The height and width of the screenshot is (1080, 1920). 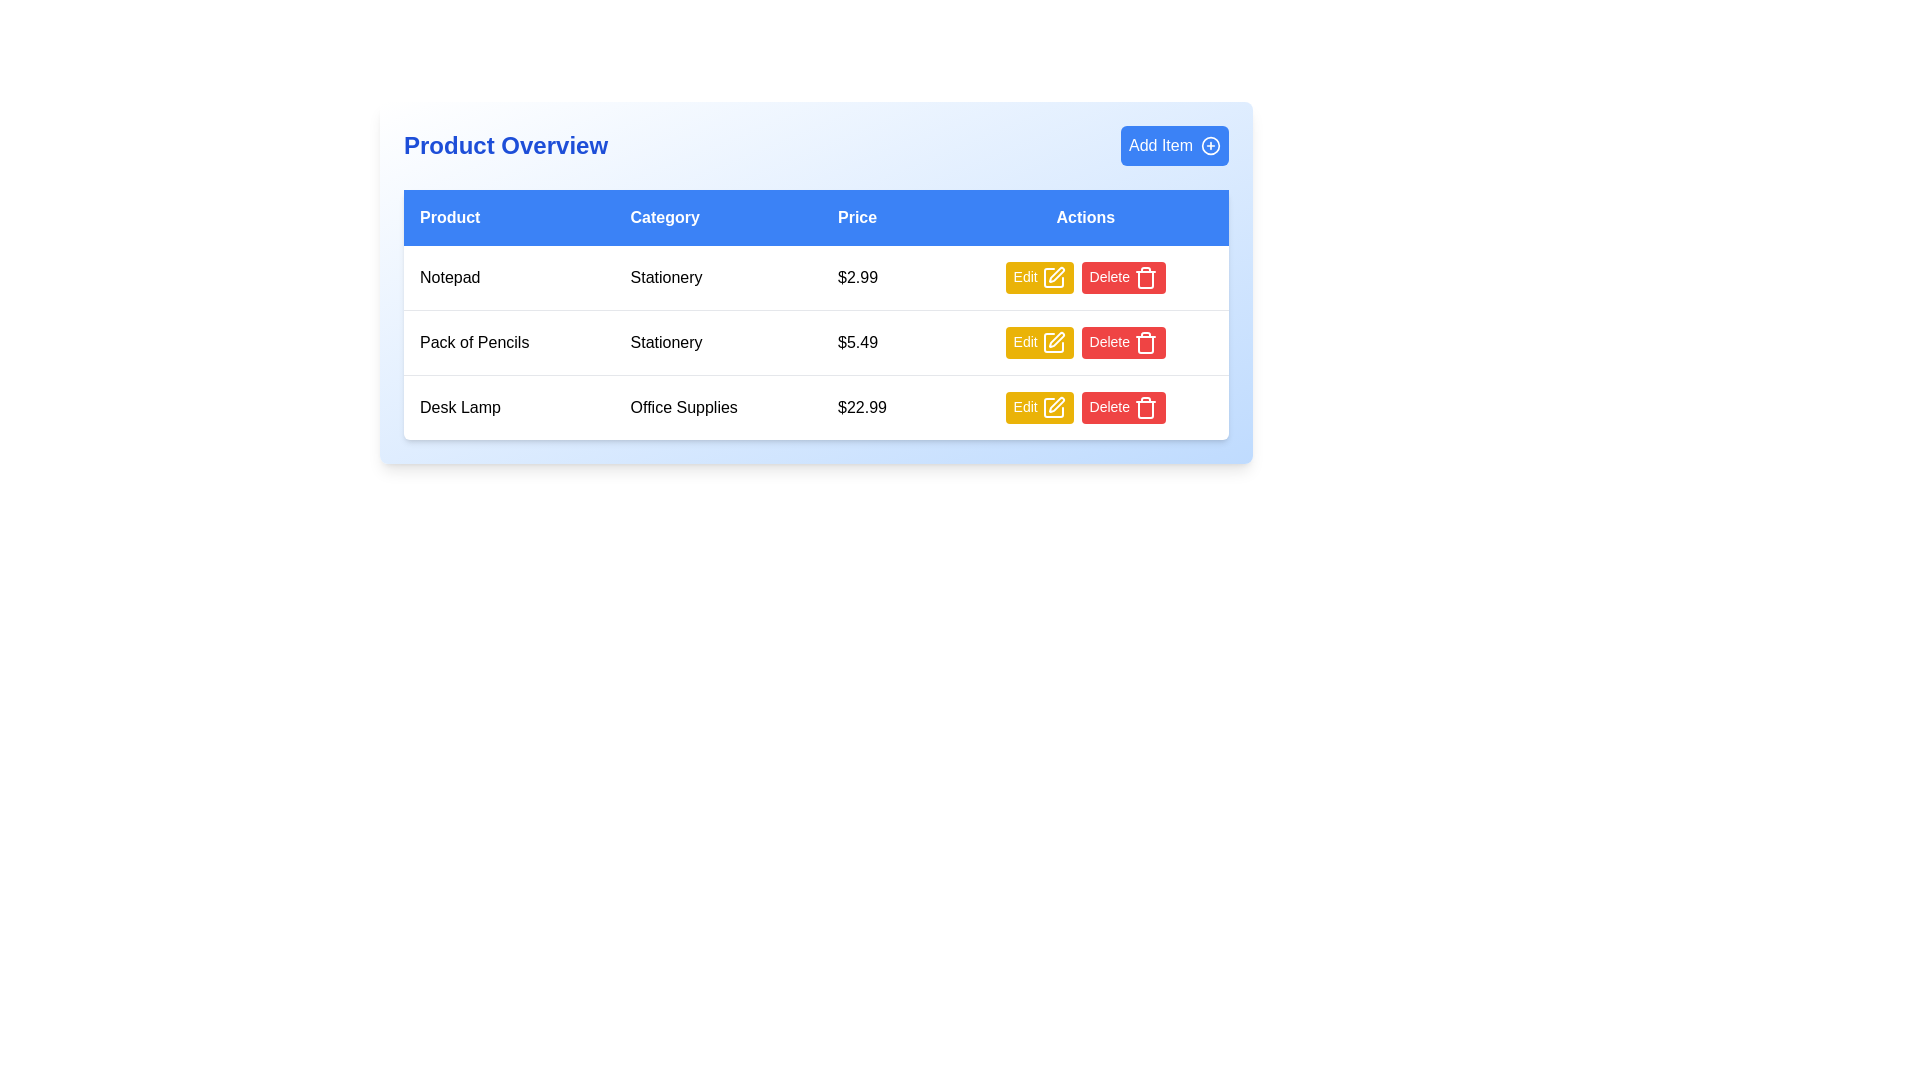 I want to click on the 'Edit' icon button in the 'Actions' column for the 'Desk Lamp' row to initiate the edit function, so click(x=1055, y=405).